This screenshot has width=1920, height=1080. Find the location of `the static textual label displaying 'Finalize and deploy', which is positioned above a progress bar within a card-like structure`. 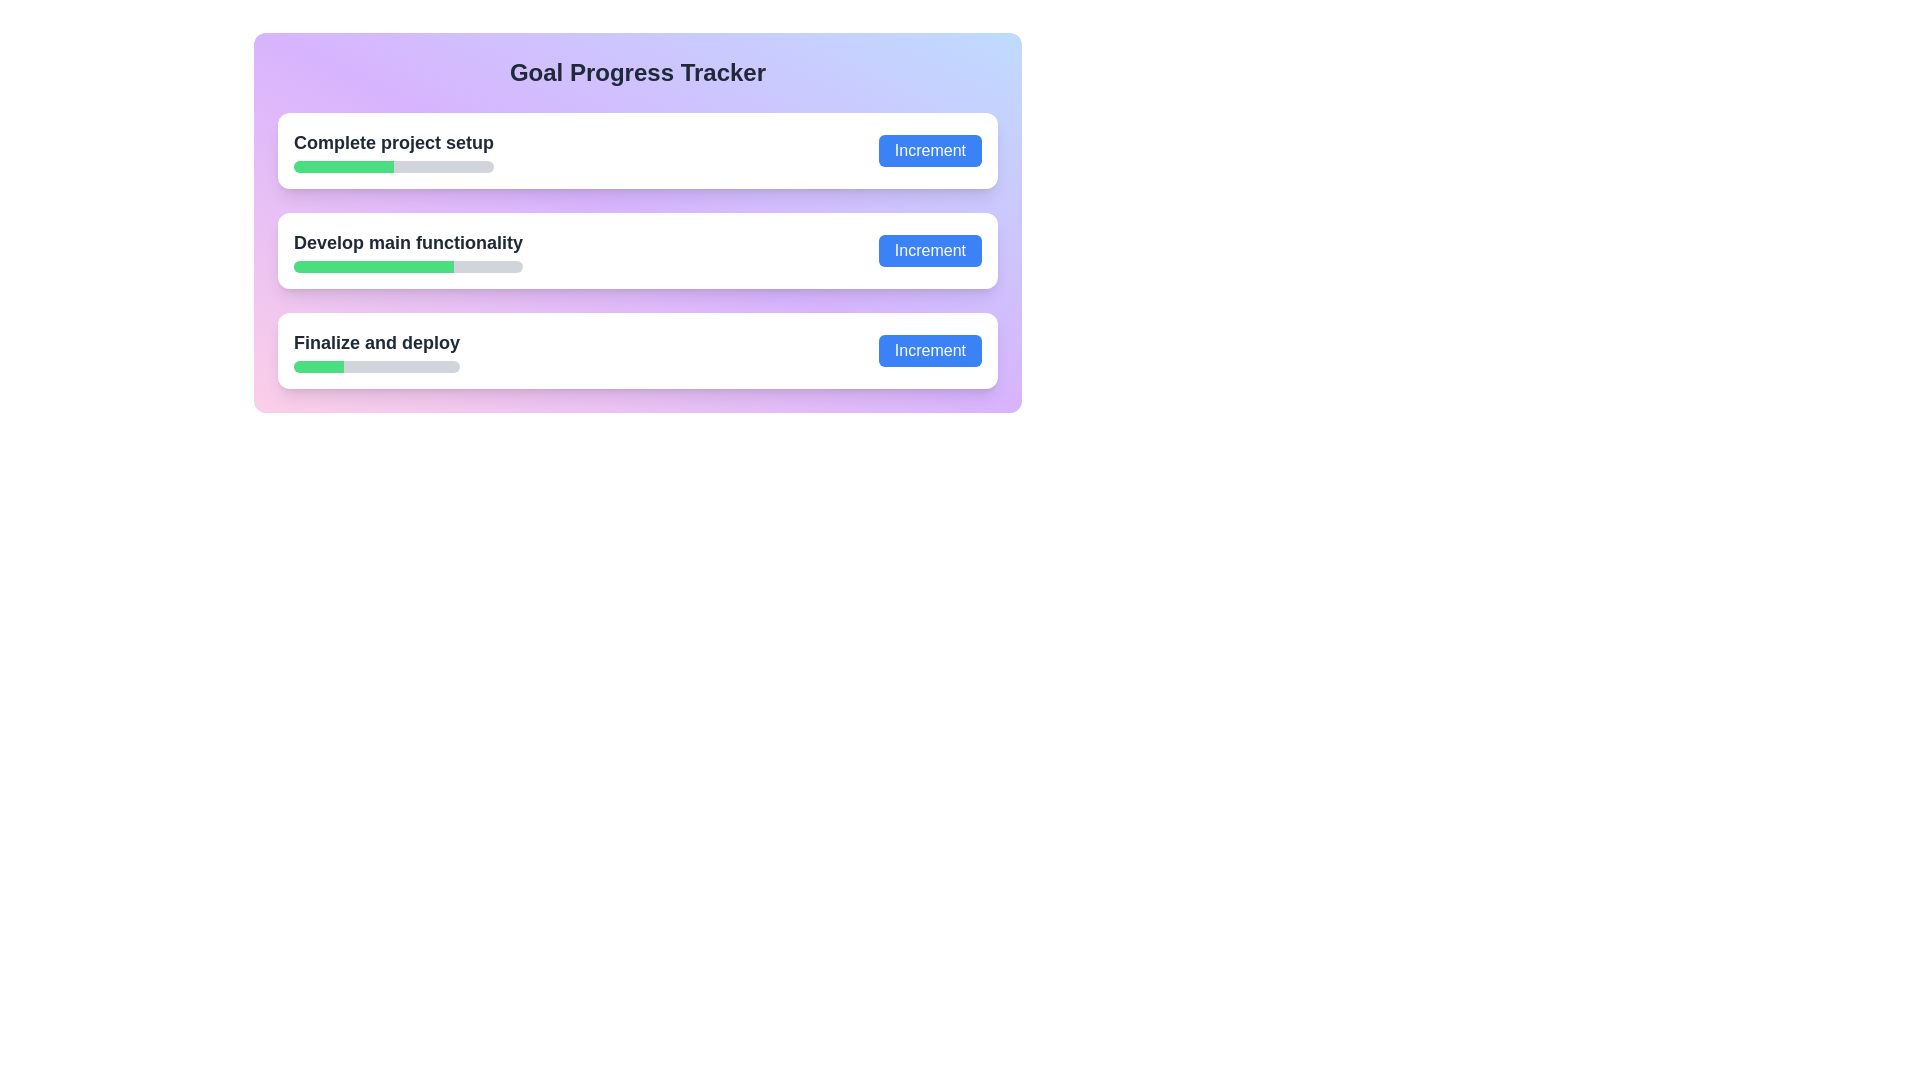

the static textual label displaying 'Finalize and deploy', which is positioned above a progress bar within a card-like structure is located at coordinates (377, 342).